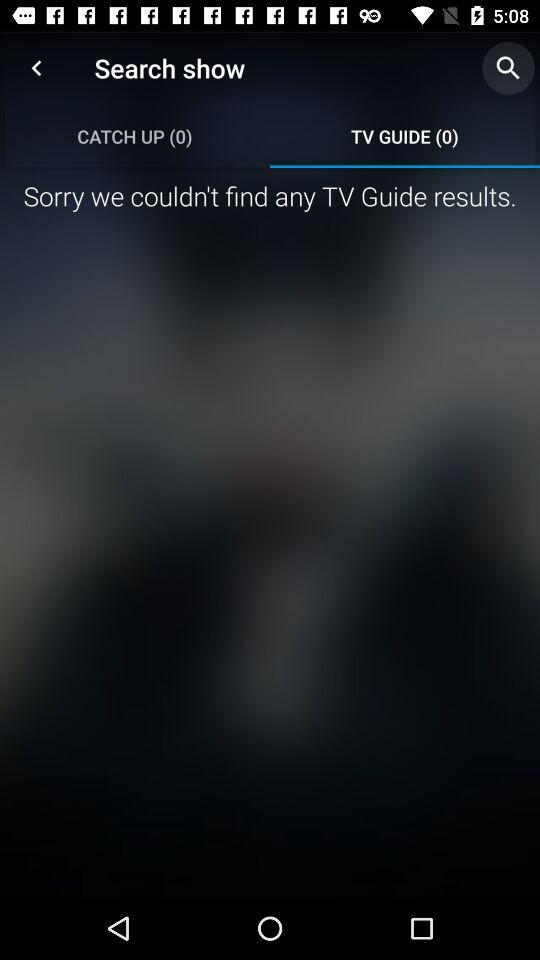  Describe the element at coordinates (36, 68) in the screenshot. I see `item next to the search show` at that location.